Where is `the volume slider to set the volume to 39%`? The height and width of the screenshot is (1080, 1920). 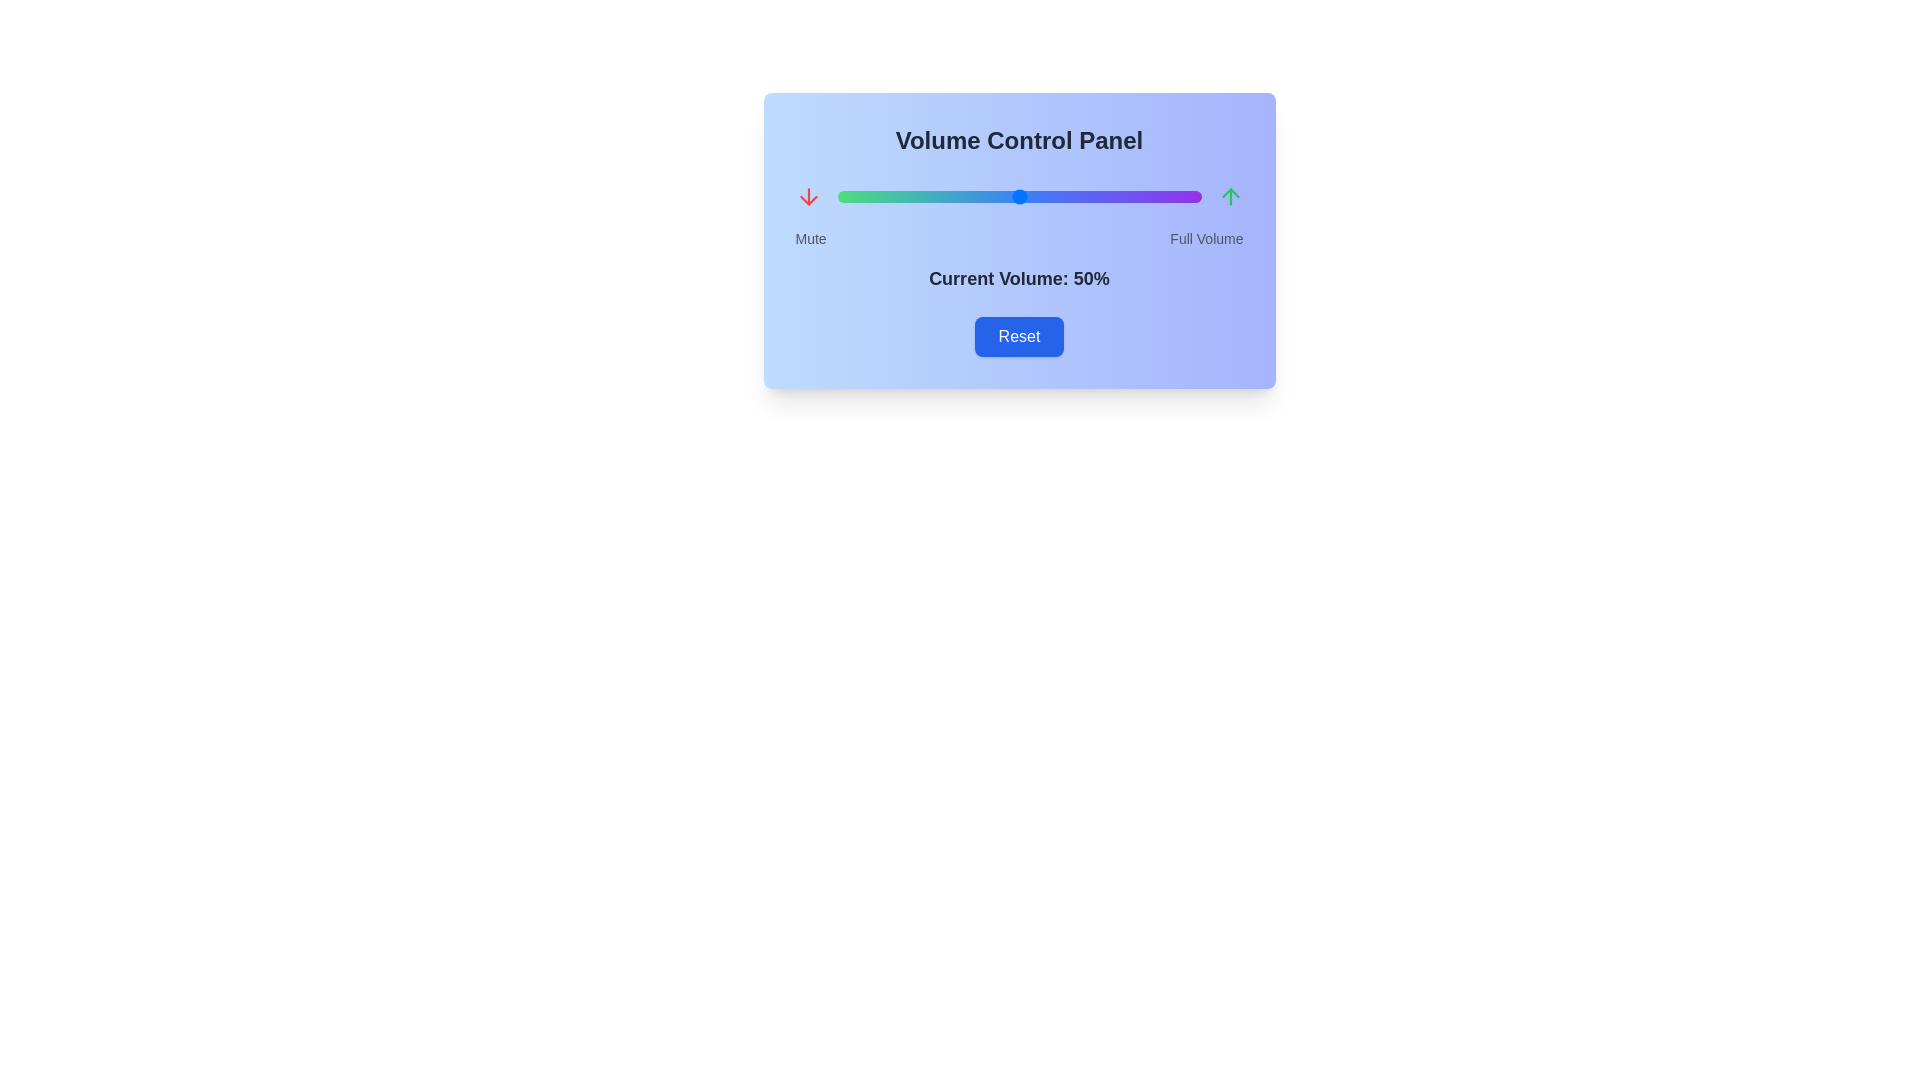
the volume slider to set the volume to 39% is located at coordinates (979, 196).